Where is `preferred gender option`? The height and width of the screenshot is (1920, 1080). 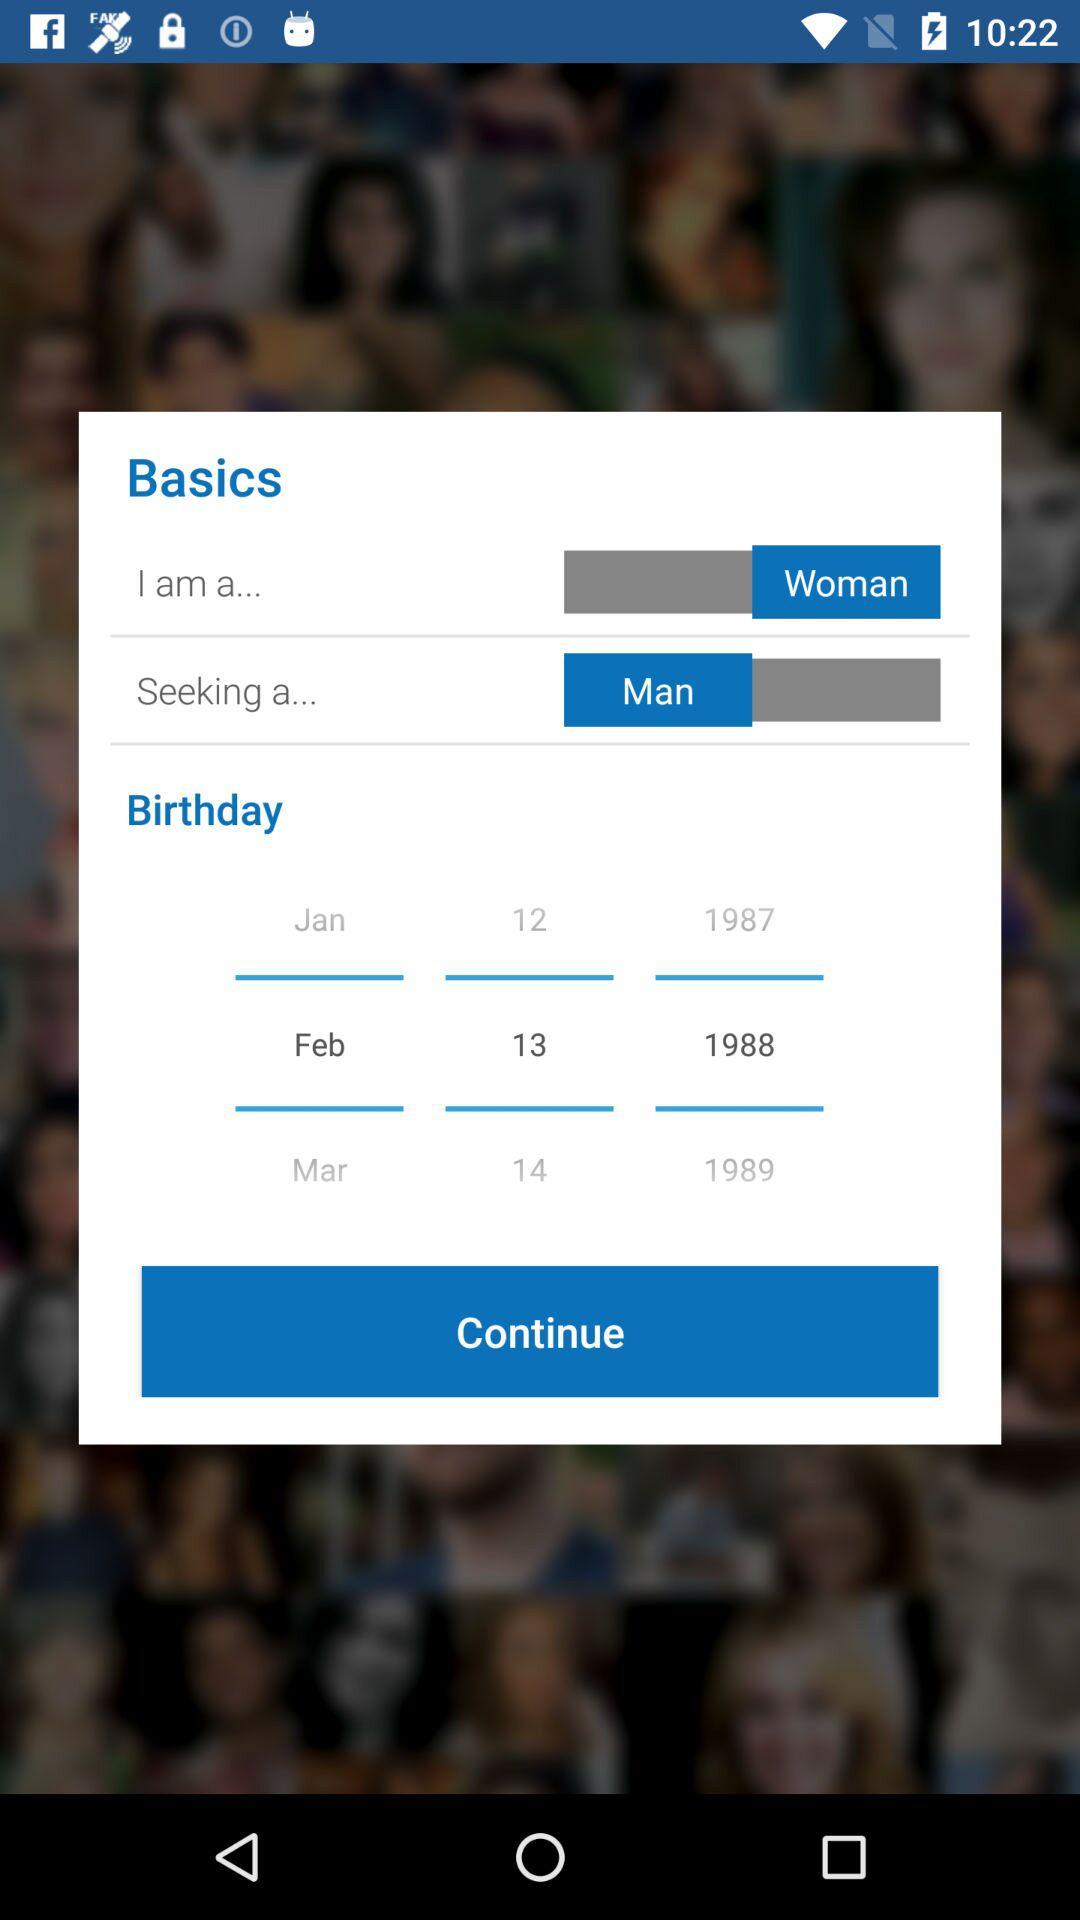
preferred gender option is located at coordinates (756, 690).